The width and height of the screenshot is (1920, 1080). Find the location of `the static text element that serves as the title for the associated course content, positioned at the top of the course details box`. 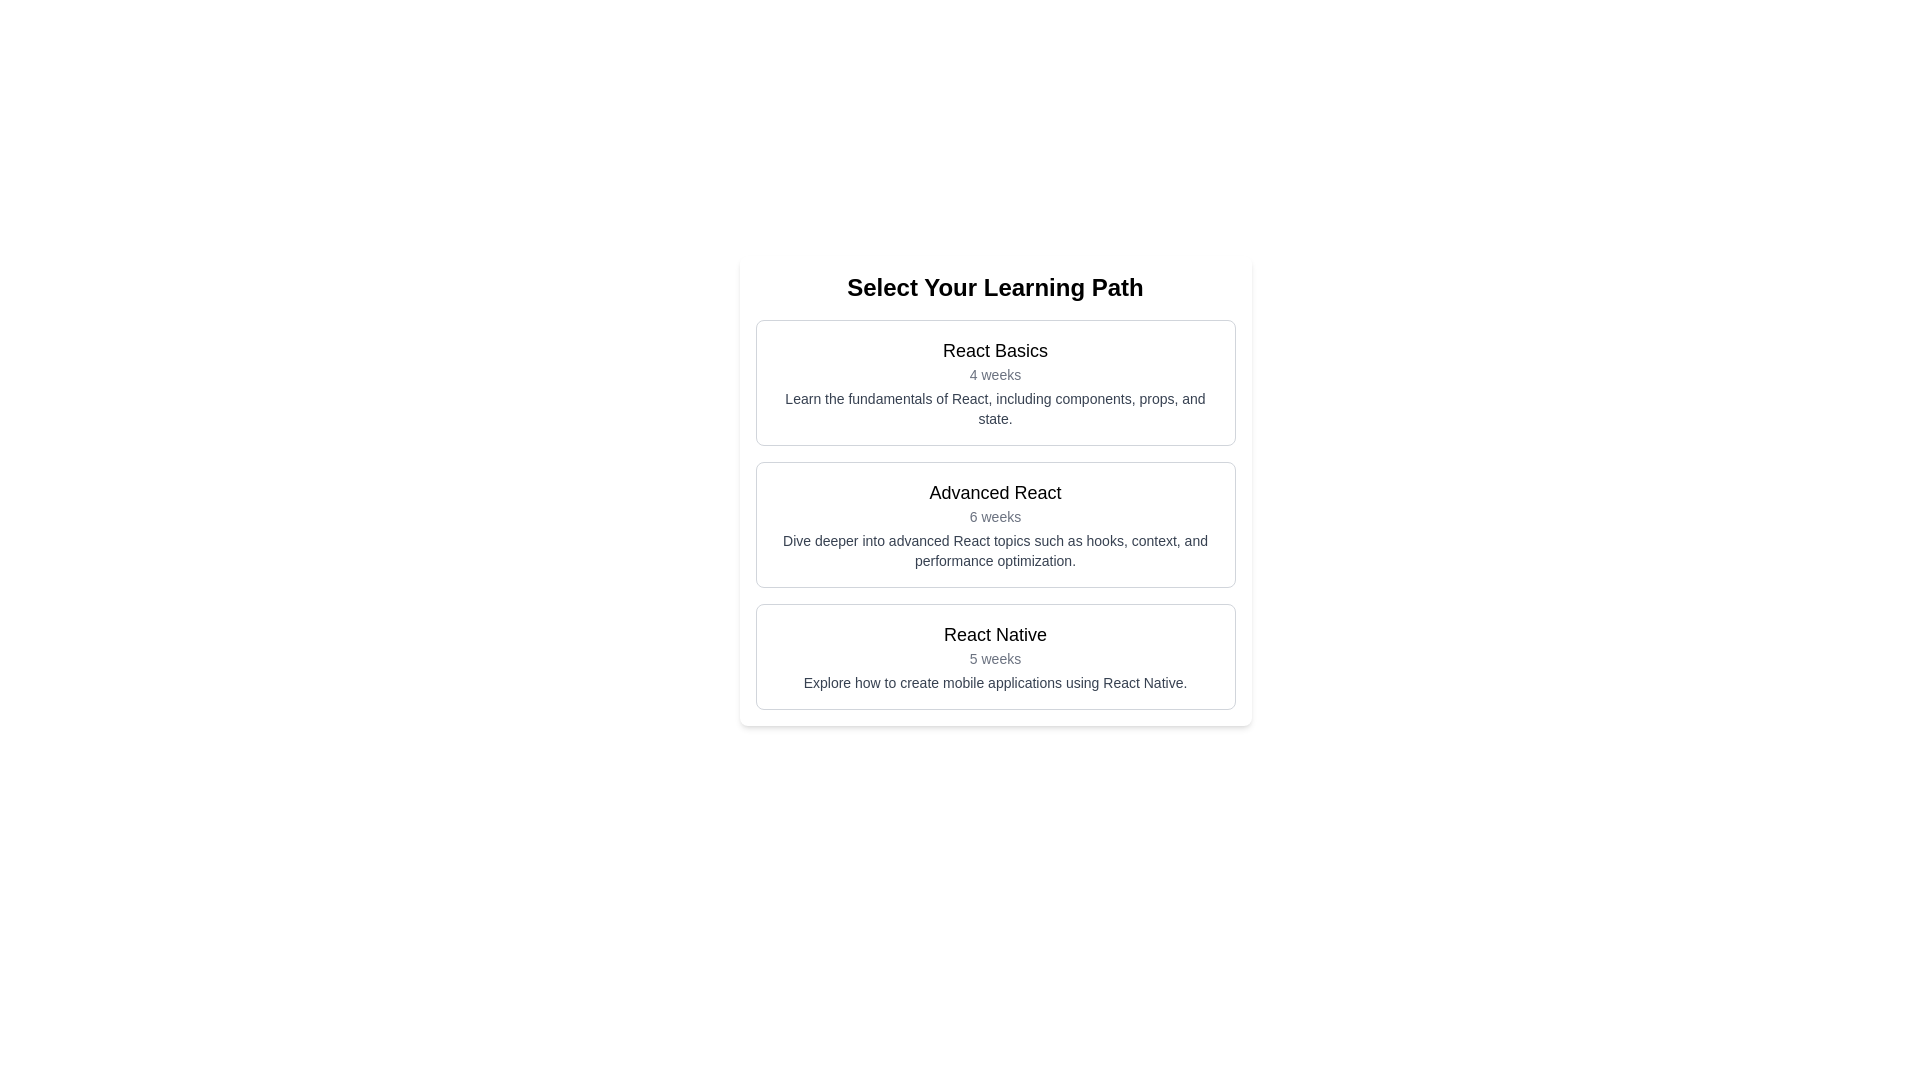

the static text element that serves as the title for the associated course content, positioned at the top of the course details box is located at coordinates (995, 350).